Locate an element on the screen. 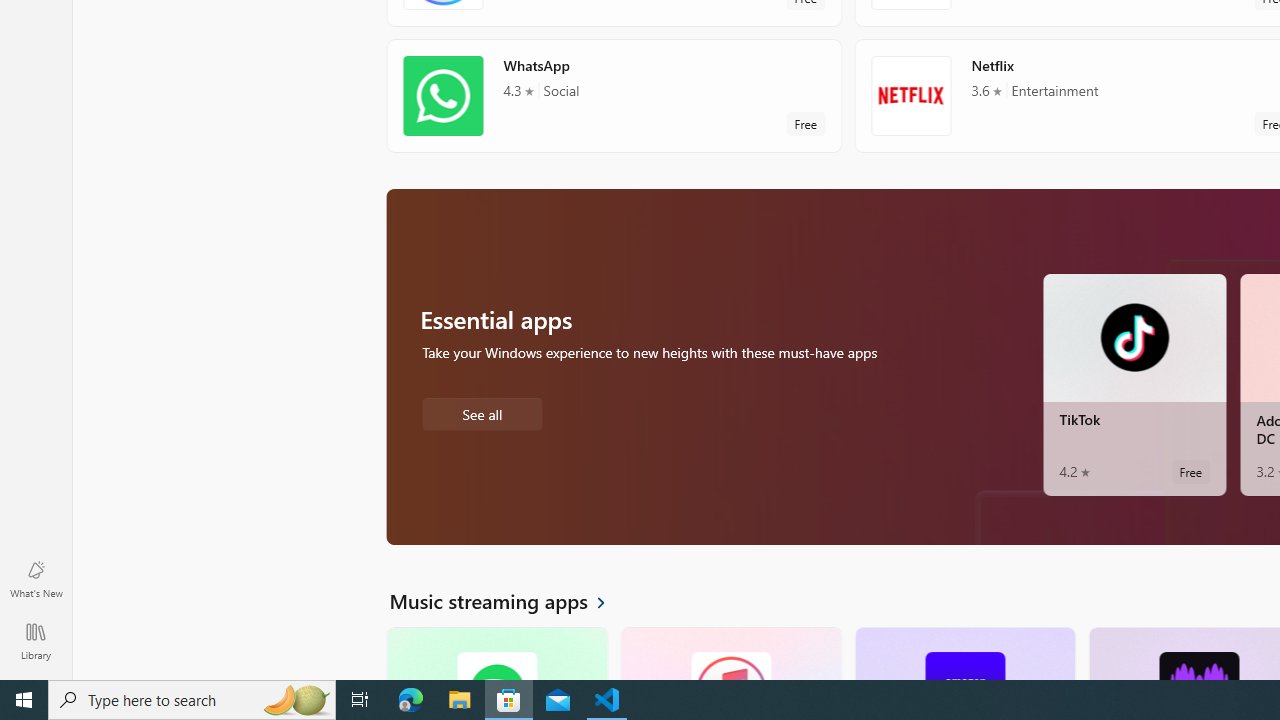  'WhatsApp. Average rating of 4.3 out of five stars. Free  ' is located at coordinates (613, 95).